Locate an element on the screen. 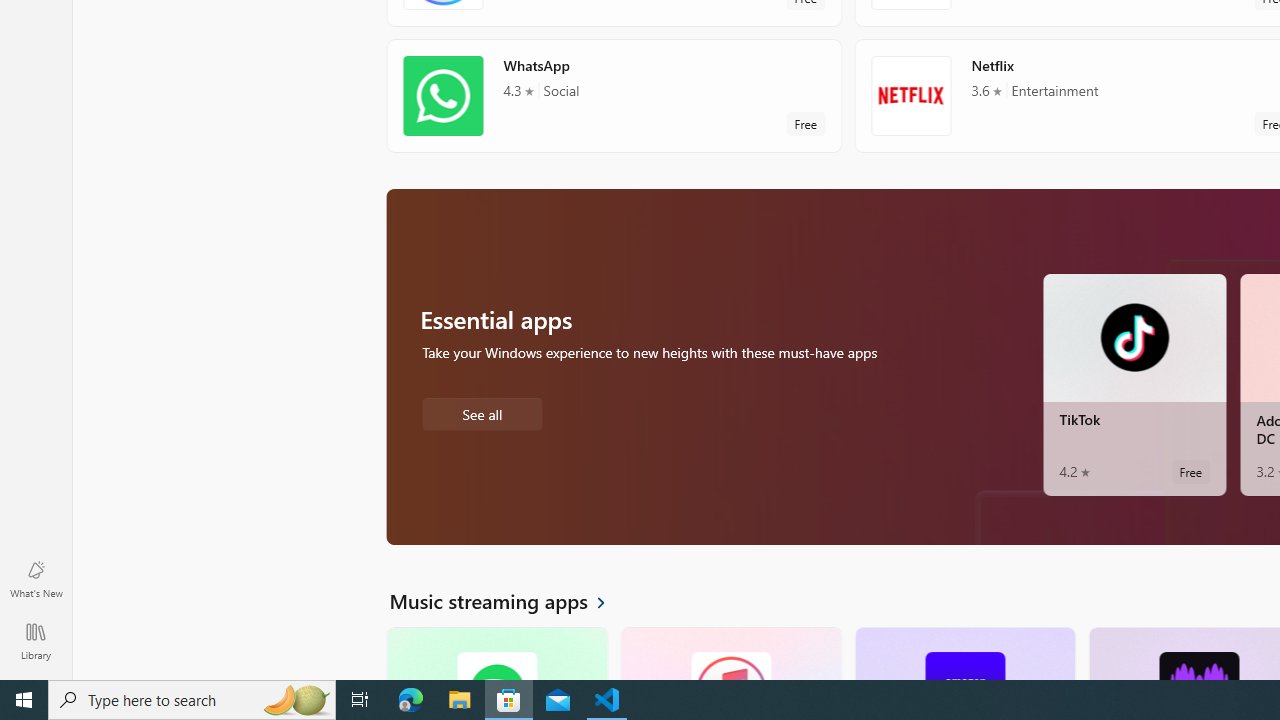  'WhatsApp. Average rating of 4.3 out of five stars. Free  ' is located at coordinates (613, 95).